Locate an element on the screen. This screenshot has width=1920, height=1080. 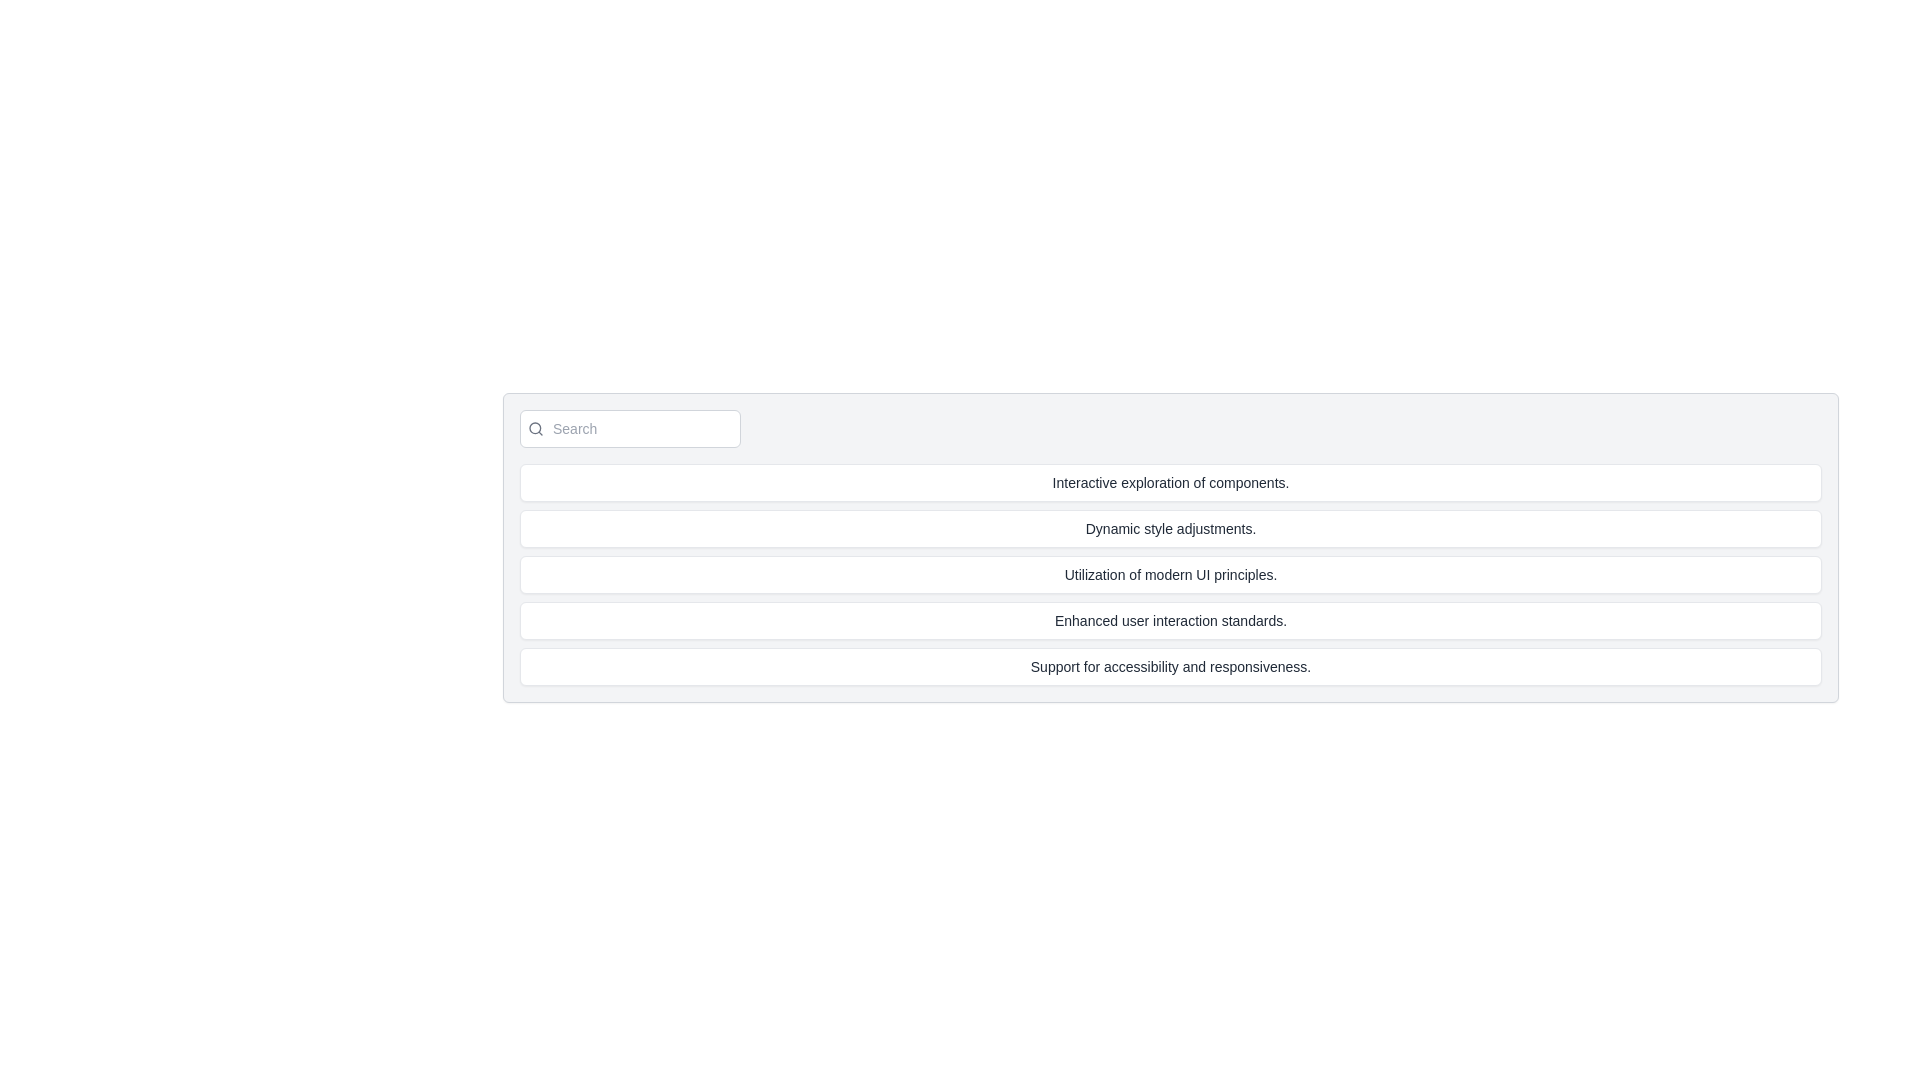
the empty space between the letters 'n' and 'o' in the word 'Utilization' within the sentence 'Utilization of modern UI principles.' is located at coordinates (1127, 574).